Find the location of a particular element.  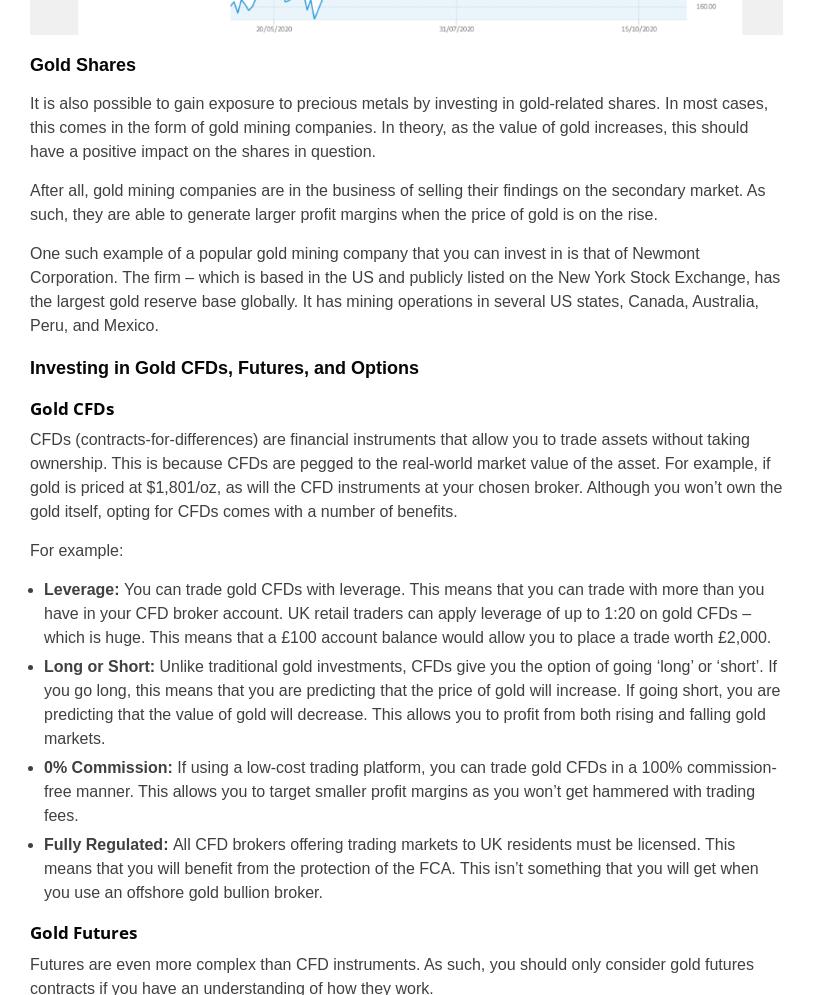

'It is also possible to gain exposure to precious metals by investing in gold-related shares. In most cases, this comes in the form of gold mining companies. In theory, as the value of gold increases, this should have a positive impact on the shares in question.' is located at coordinates (398, 126).